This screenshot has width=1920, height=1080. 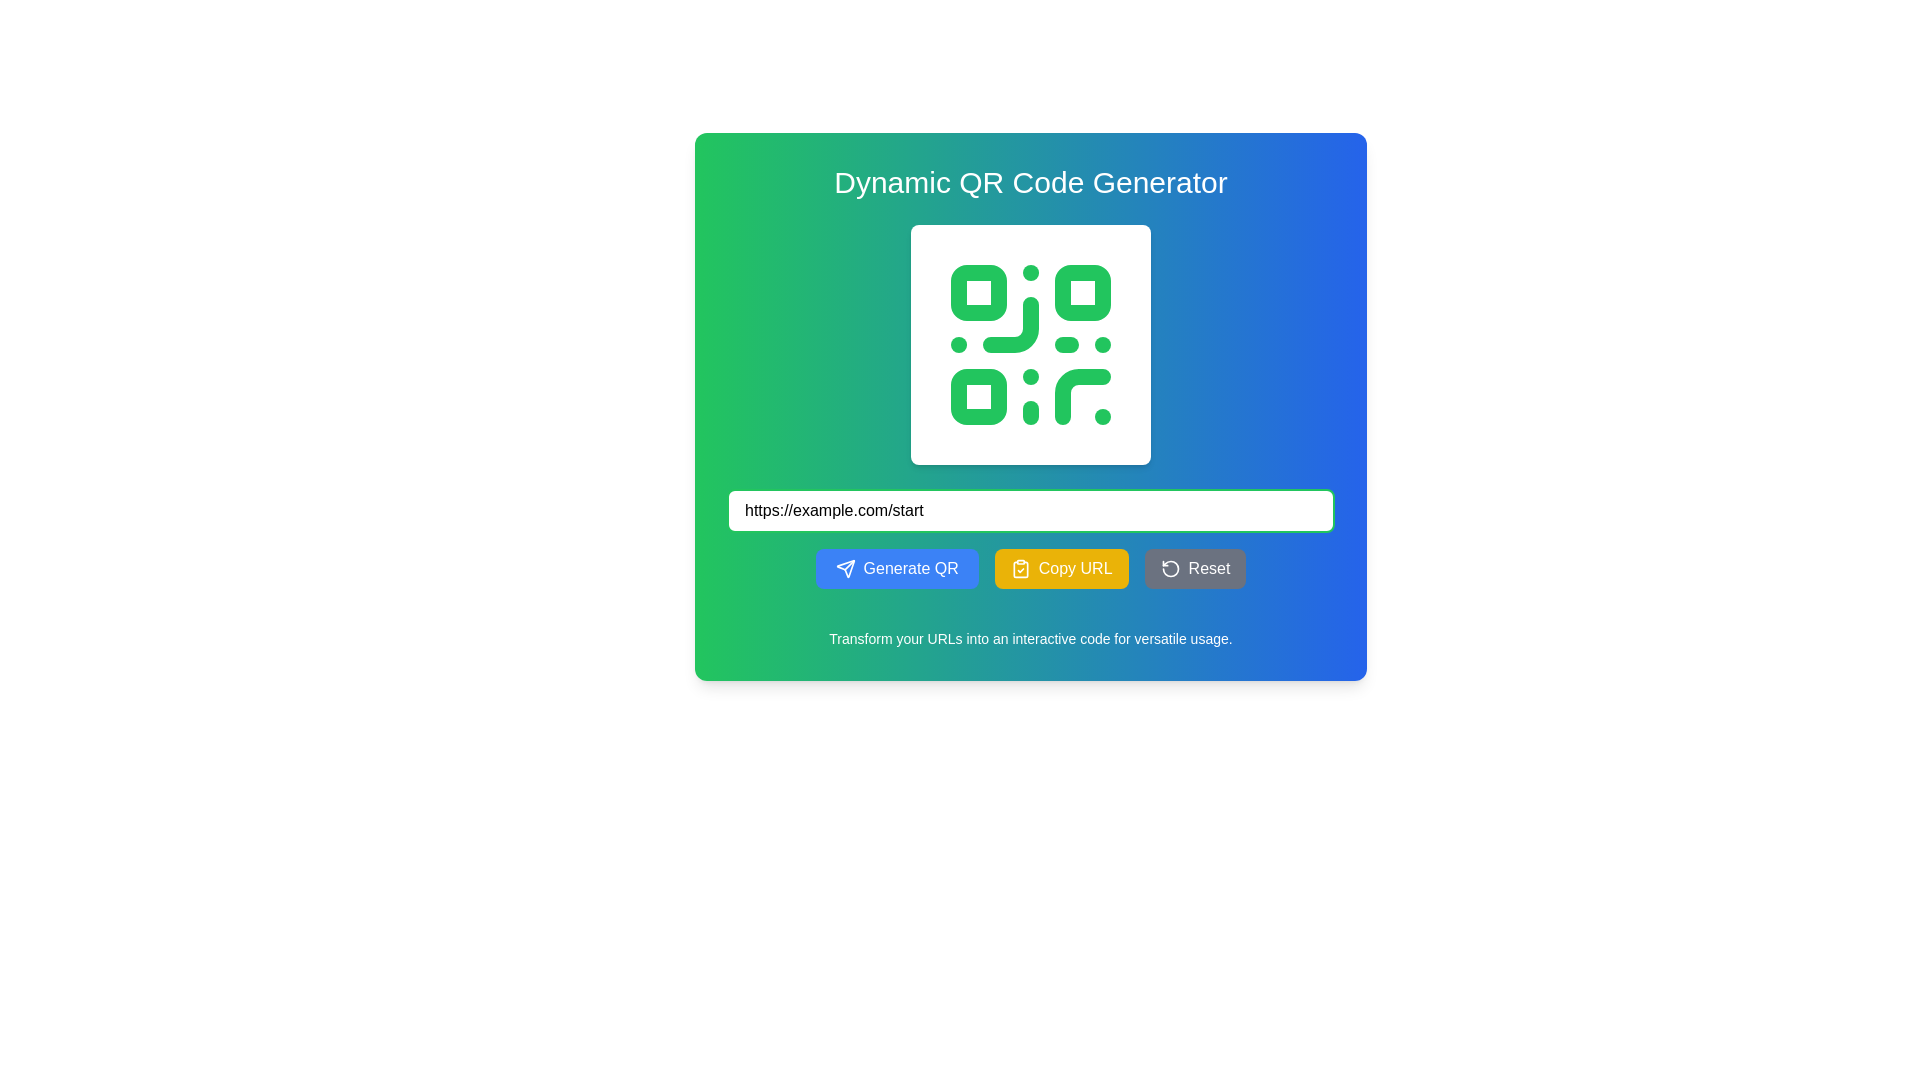 What do you see at coordinates (1031, 569) in the screenshot?
I see `the rectangular button with a yellow background and white text 'Copy URL', which is the second button in a horizontal arrangement of three buttons located at the bottom of the interface` at bounding box center [1031, 569].